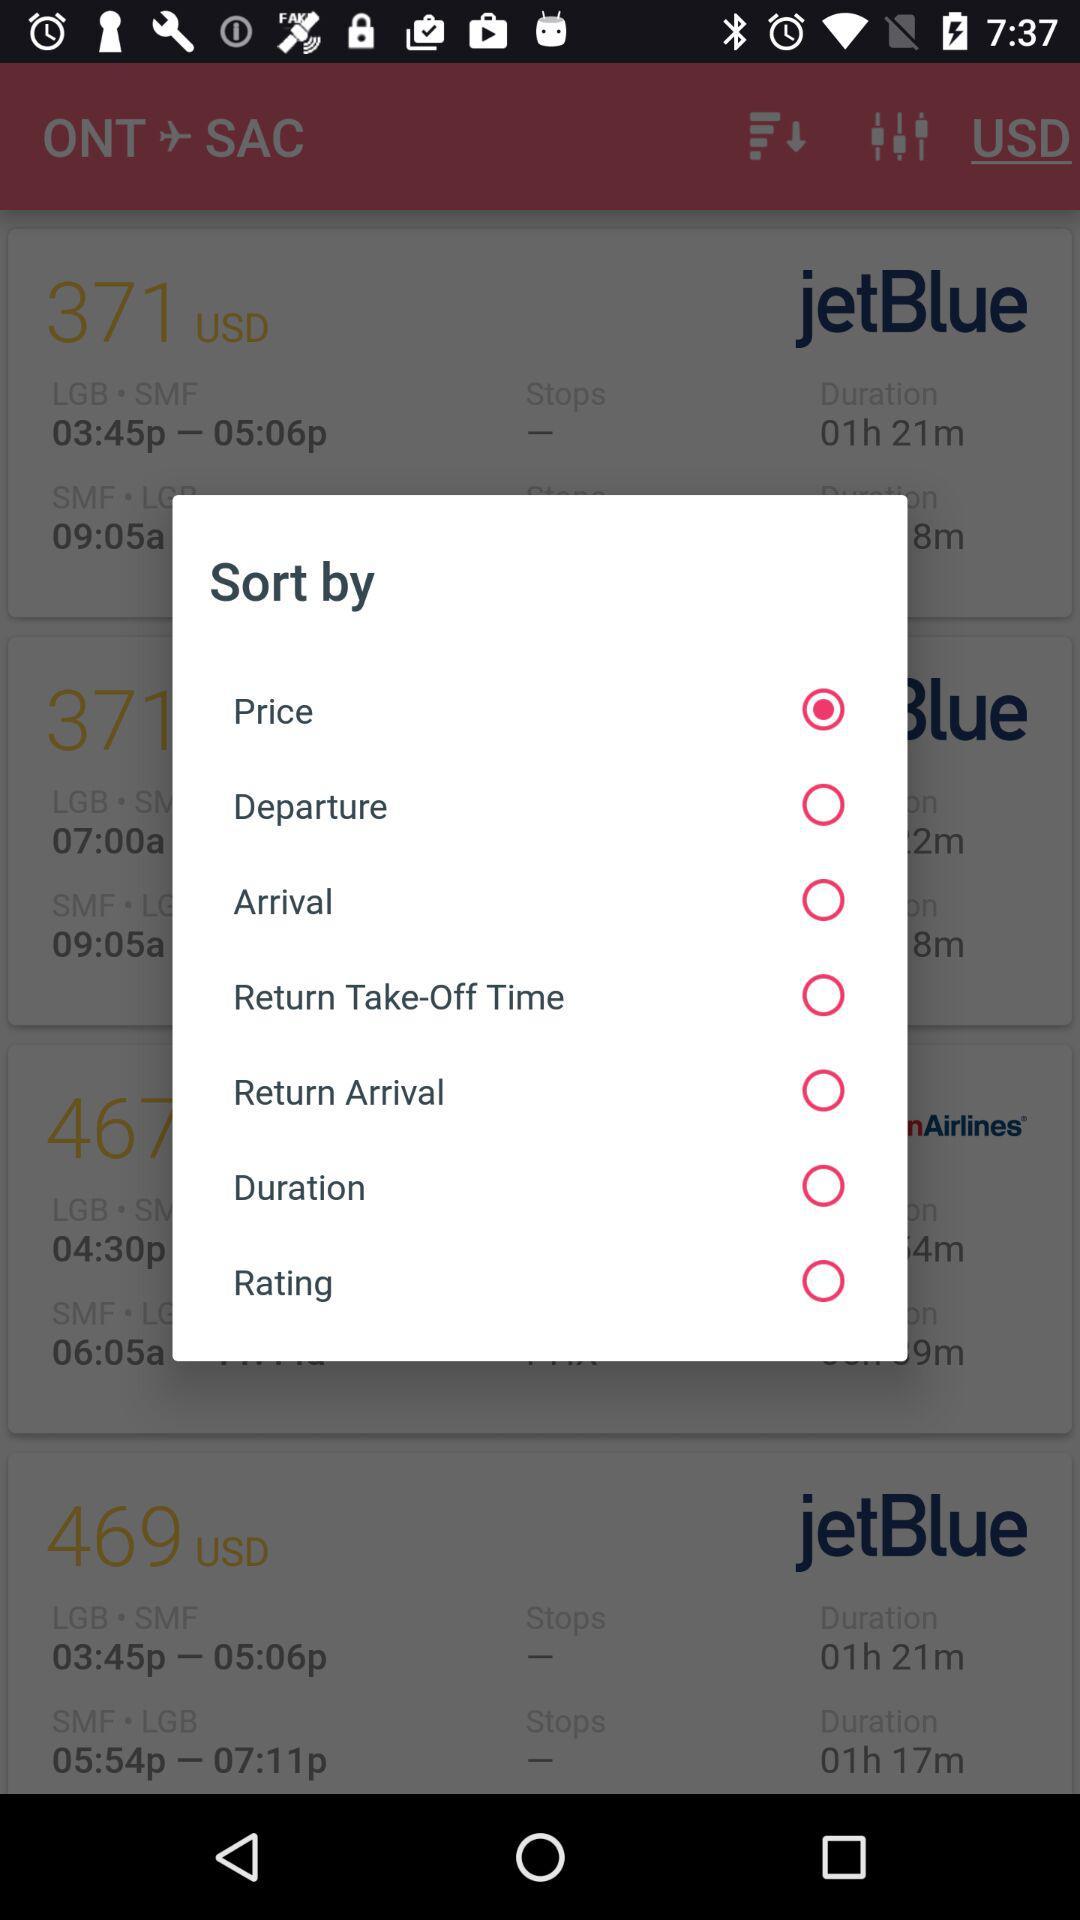  What do you see at coordinates (537, 709) in the screenshot?
I see `the icon below sort by item` at bounding box center [537, 709].